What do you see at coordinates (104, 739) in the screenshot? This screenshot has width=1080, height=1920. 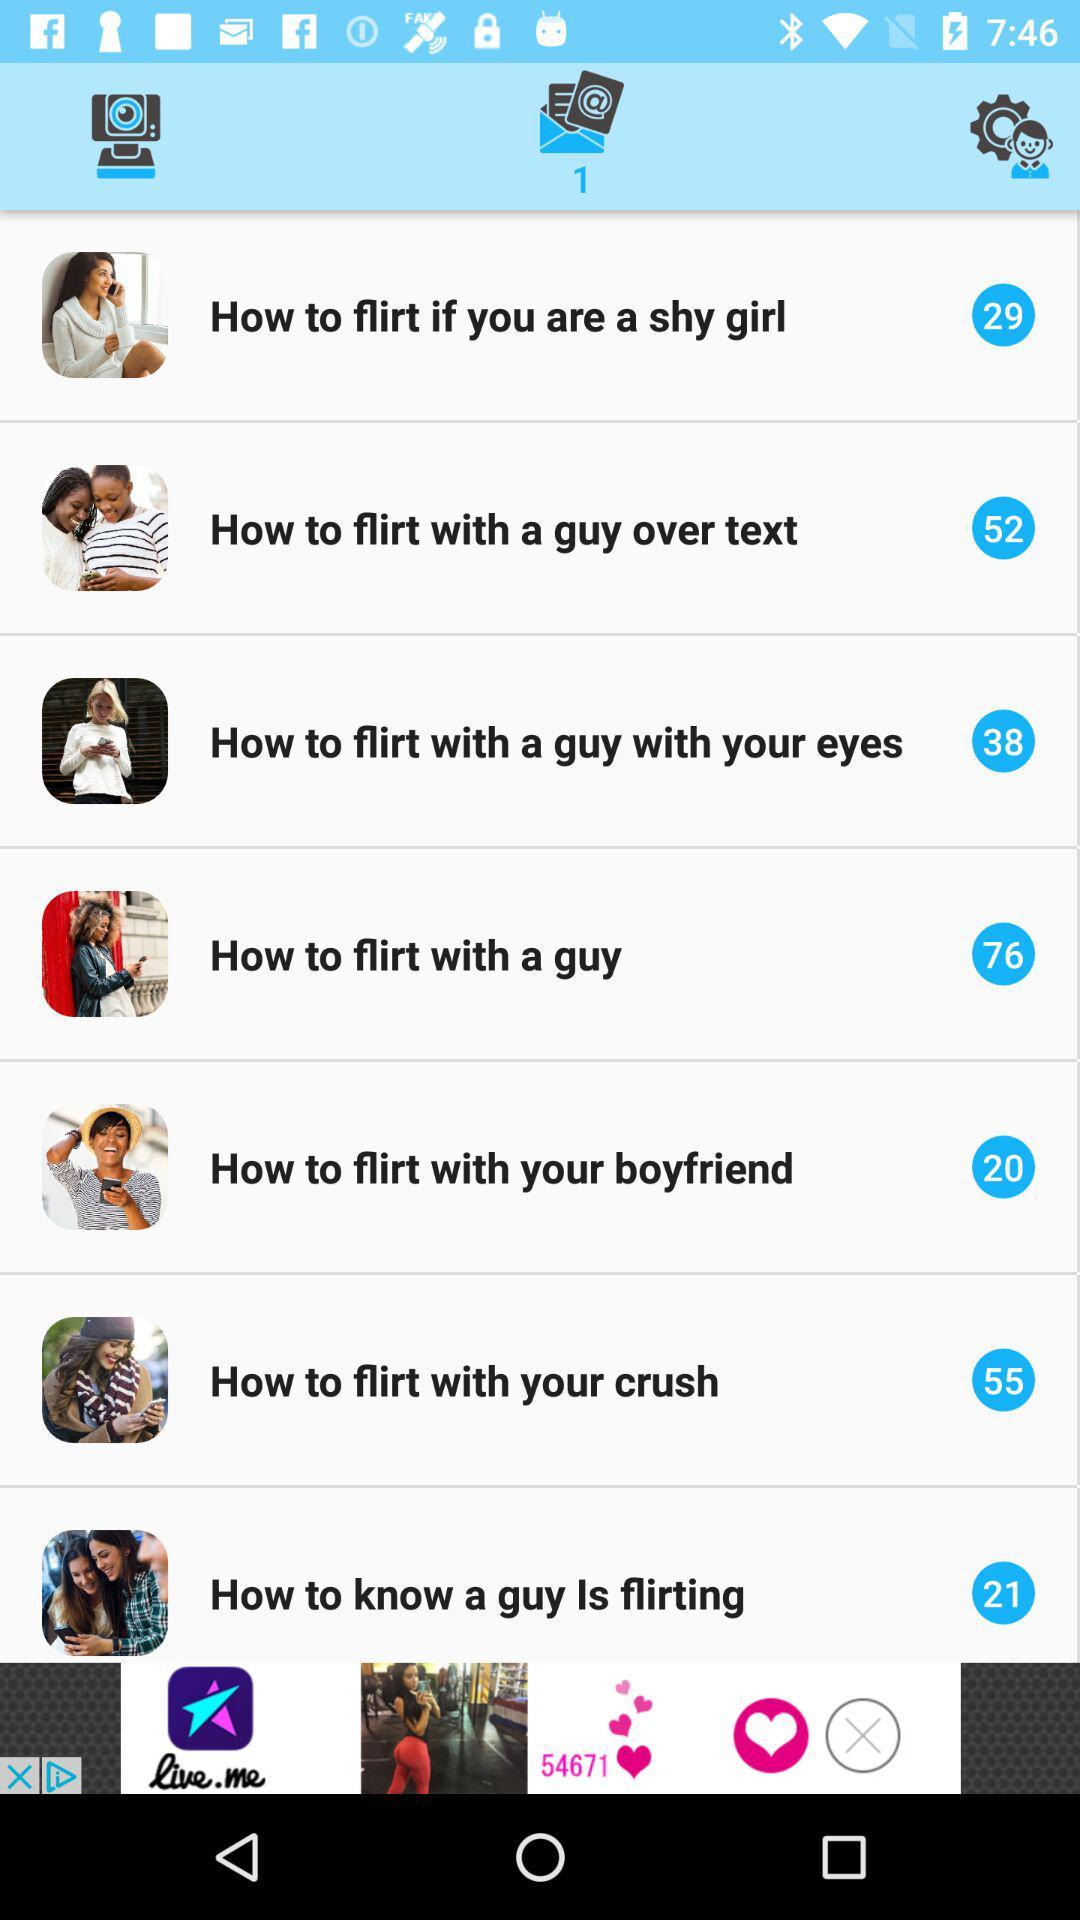 I see `the image to the left of the text how to flirt with a guy with your eyes` at bounding box center [104, 739].